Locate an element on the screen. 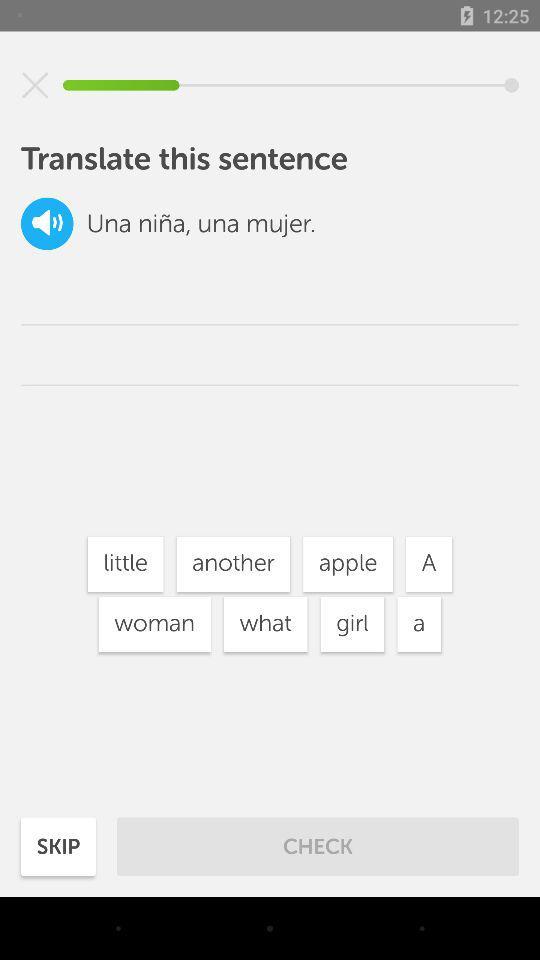 This screenshot has height=960, width=540. the item below the apple item is located at coordinates (351, 623).